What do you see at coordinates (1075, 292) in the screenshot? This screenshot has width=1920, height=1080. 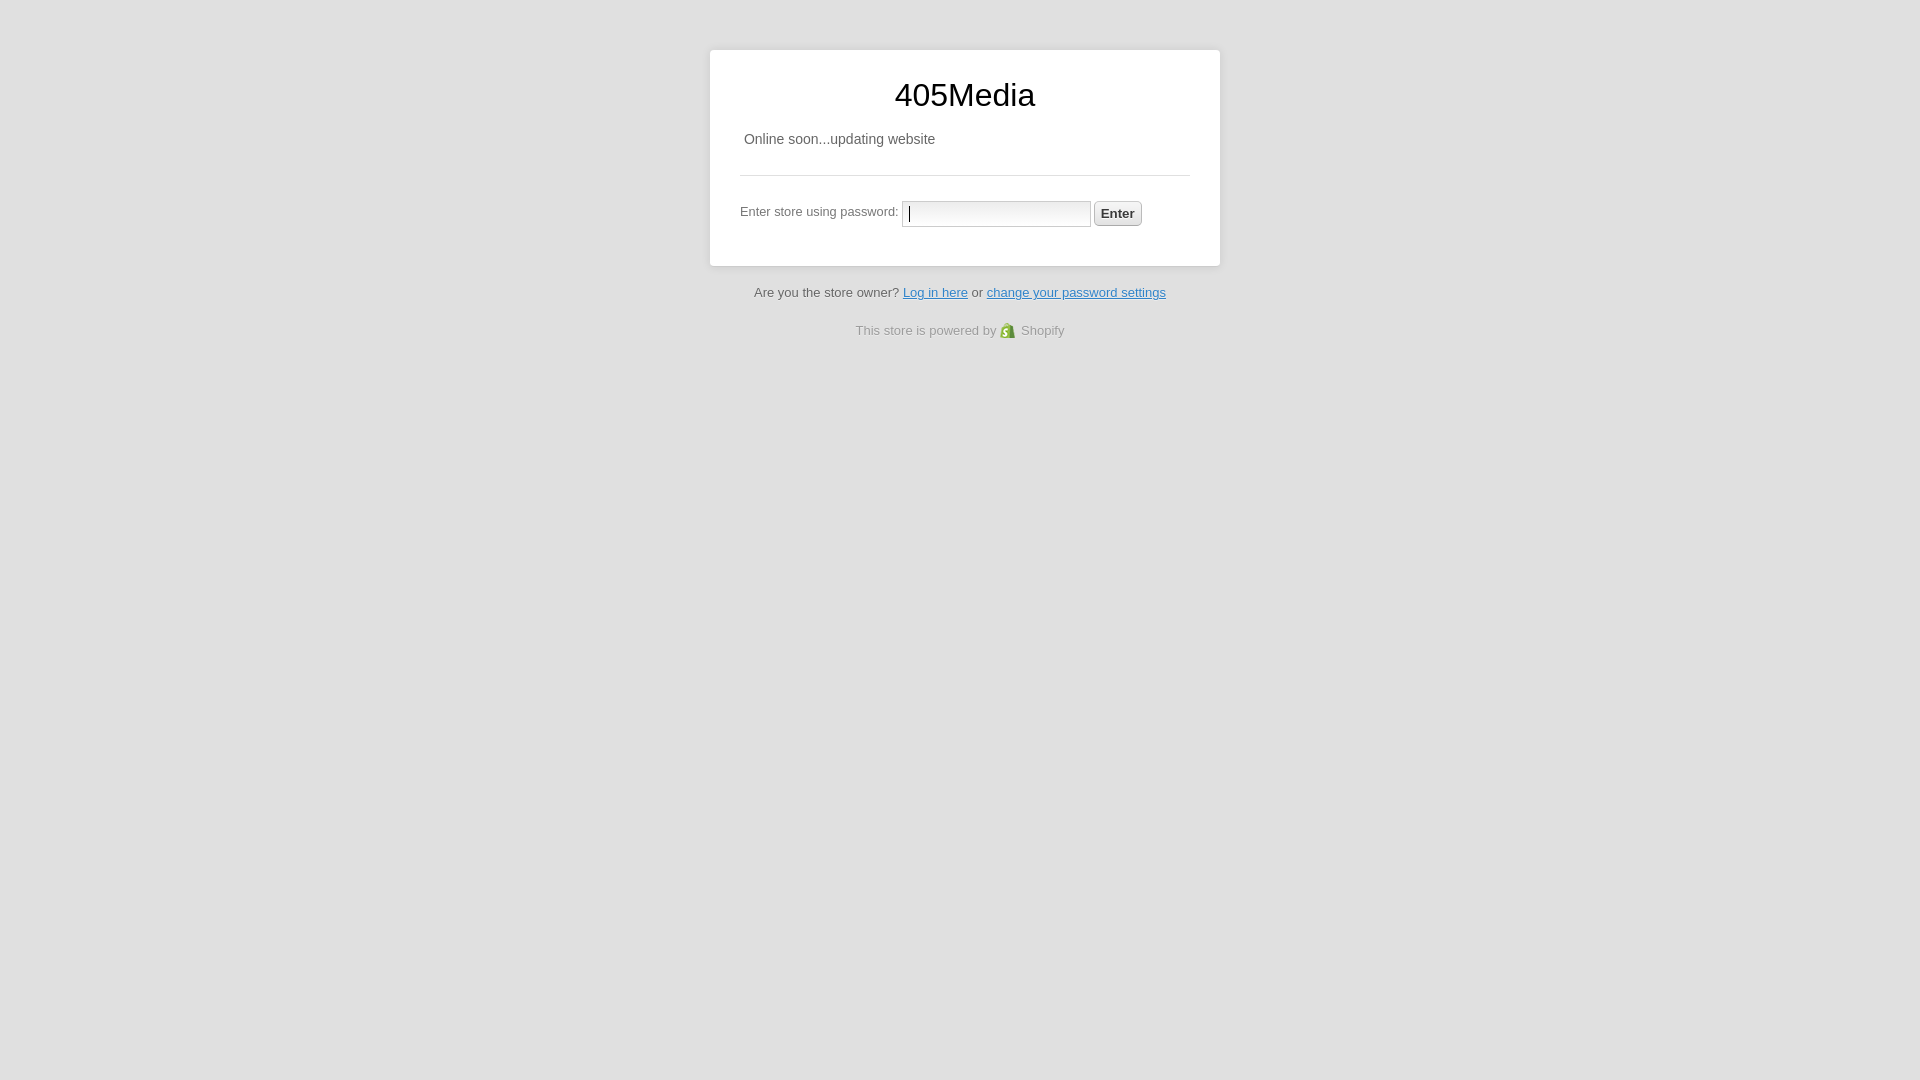 I see `'change your password settings'` at bounding box center [1075, 292].